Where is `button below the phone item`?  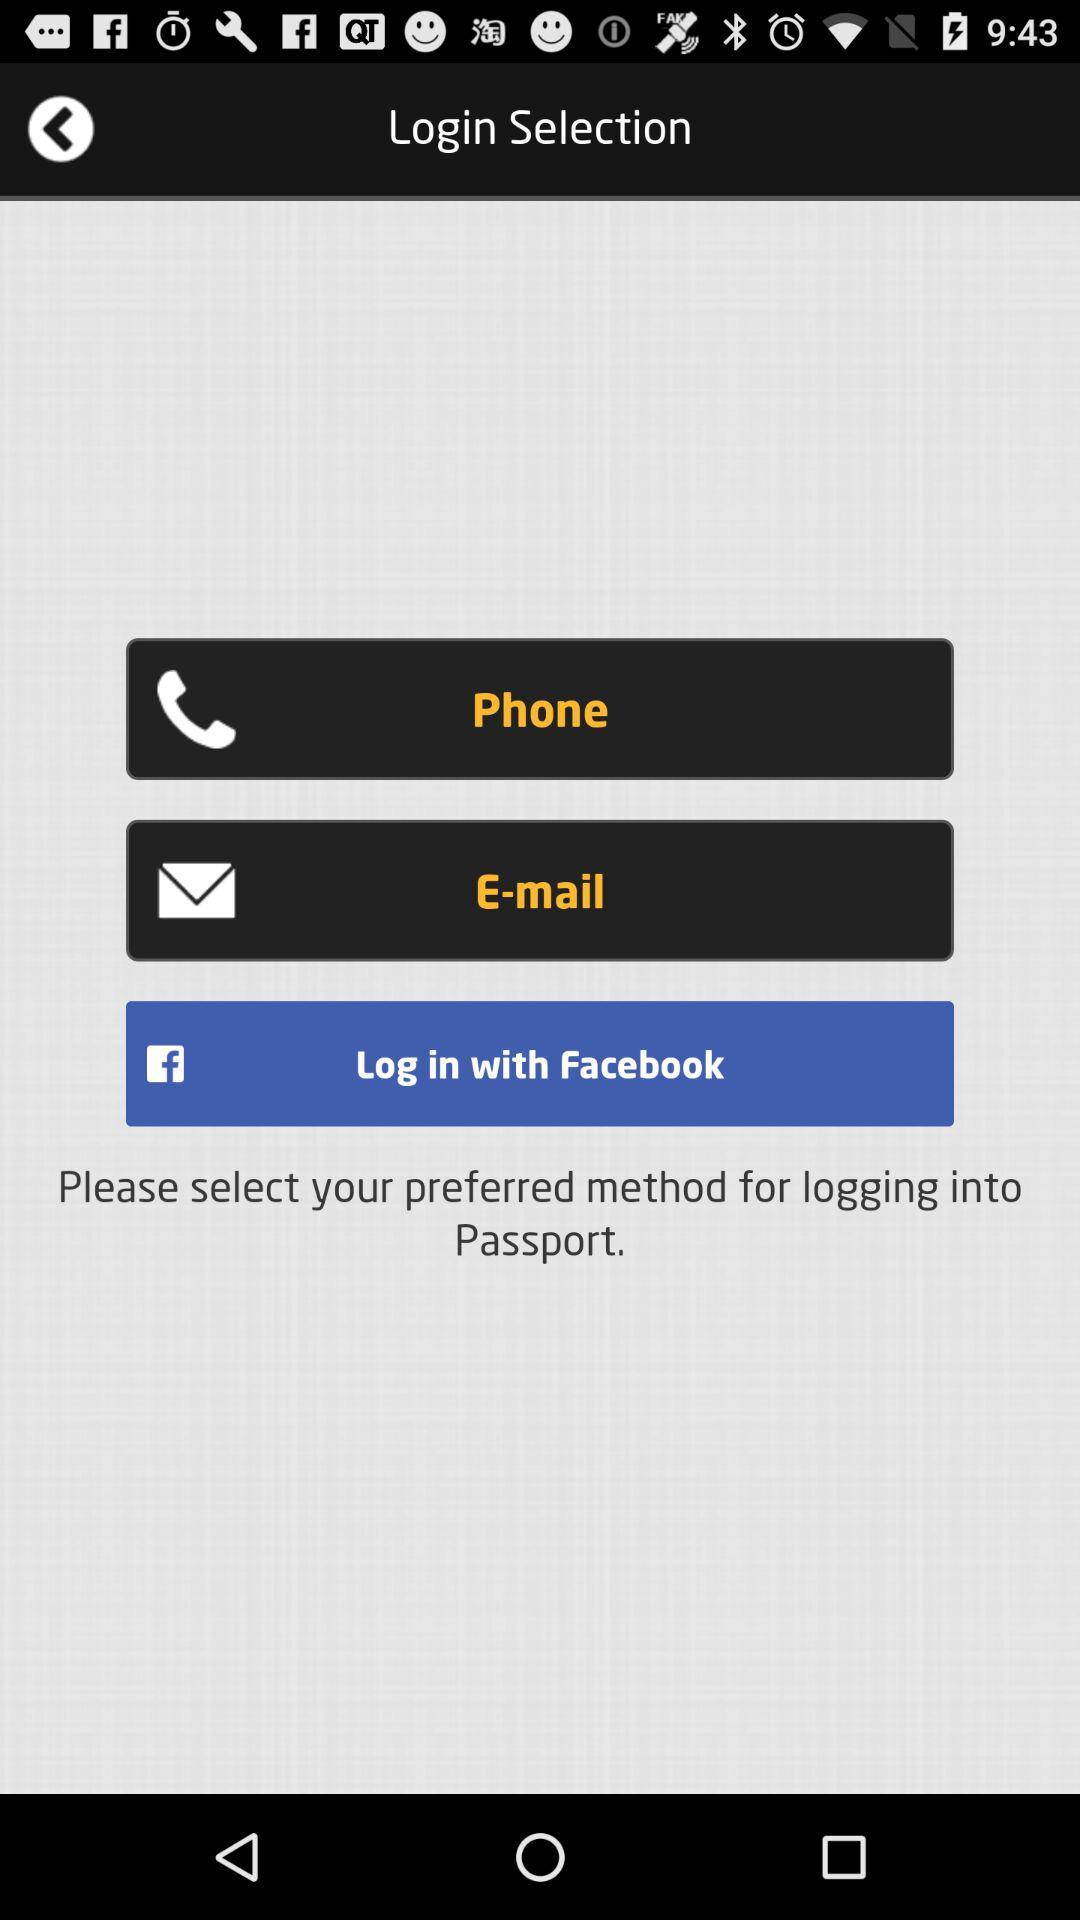
button below the phone item is located at coordinates (540, 889).